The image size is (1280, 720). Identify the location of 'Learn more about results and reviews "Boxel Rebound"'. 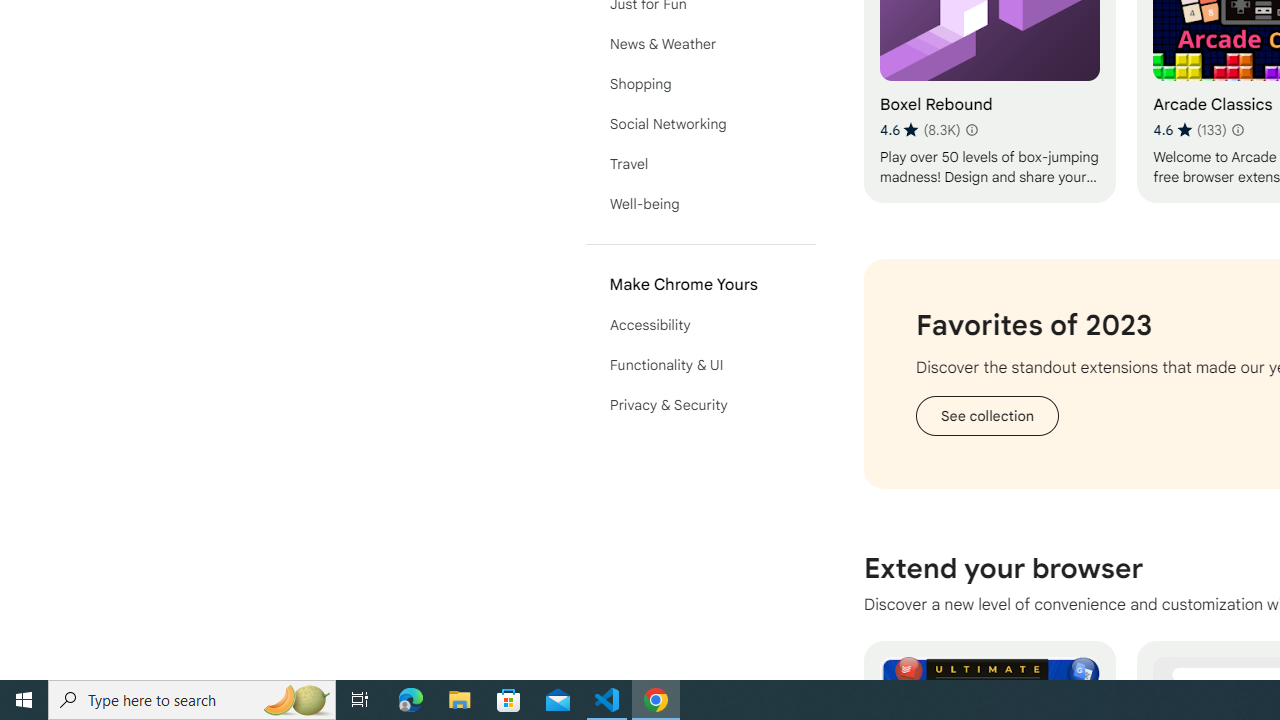
(971, 129).